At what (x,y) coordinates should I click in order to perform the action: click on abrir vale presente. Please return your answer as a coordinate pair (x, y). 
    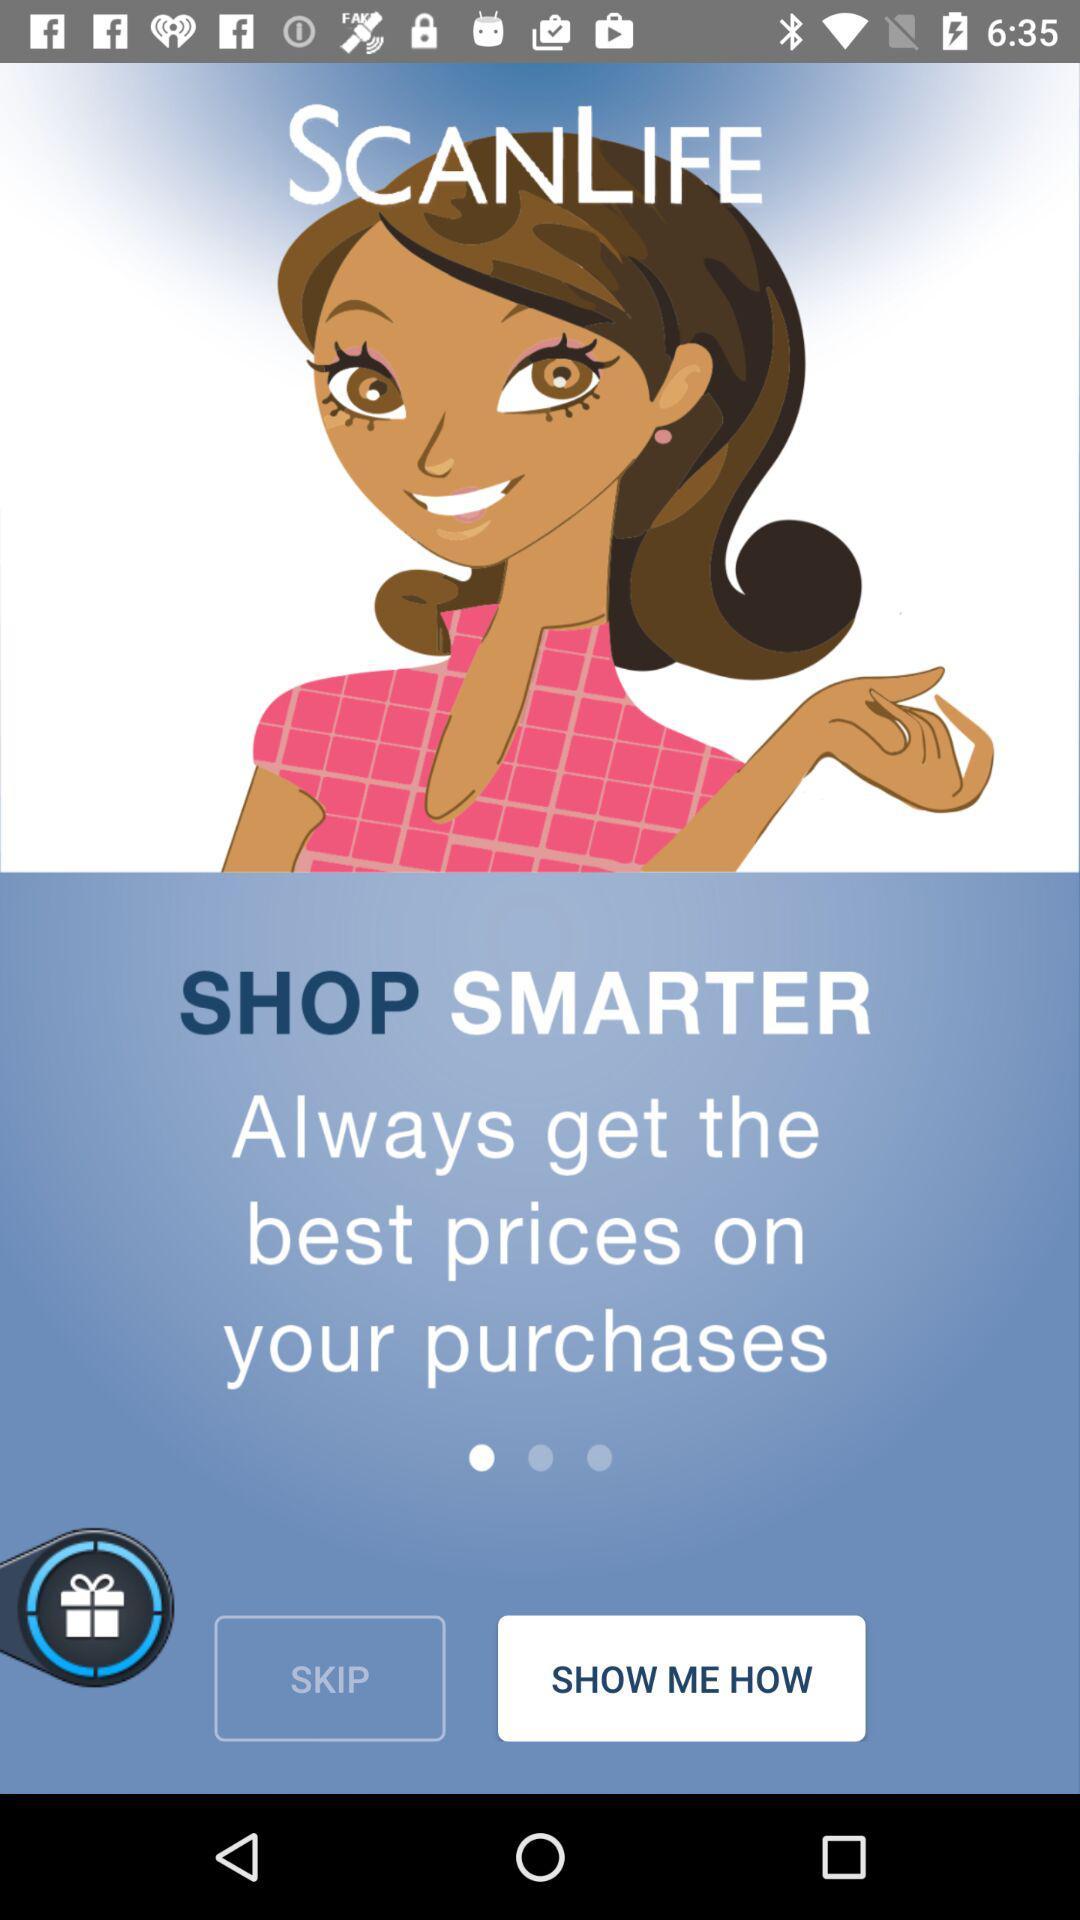
    Looking at the image, I should click on (156, 1631).